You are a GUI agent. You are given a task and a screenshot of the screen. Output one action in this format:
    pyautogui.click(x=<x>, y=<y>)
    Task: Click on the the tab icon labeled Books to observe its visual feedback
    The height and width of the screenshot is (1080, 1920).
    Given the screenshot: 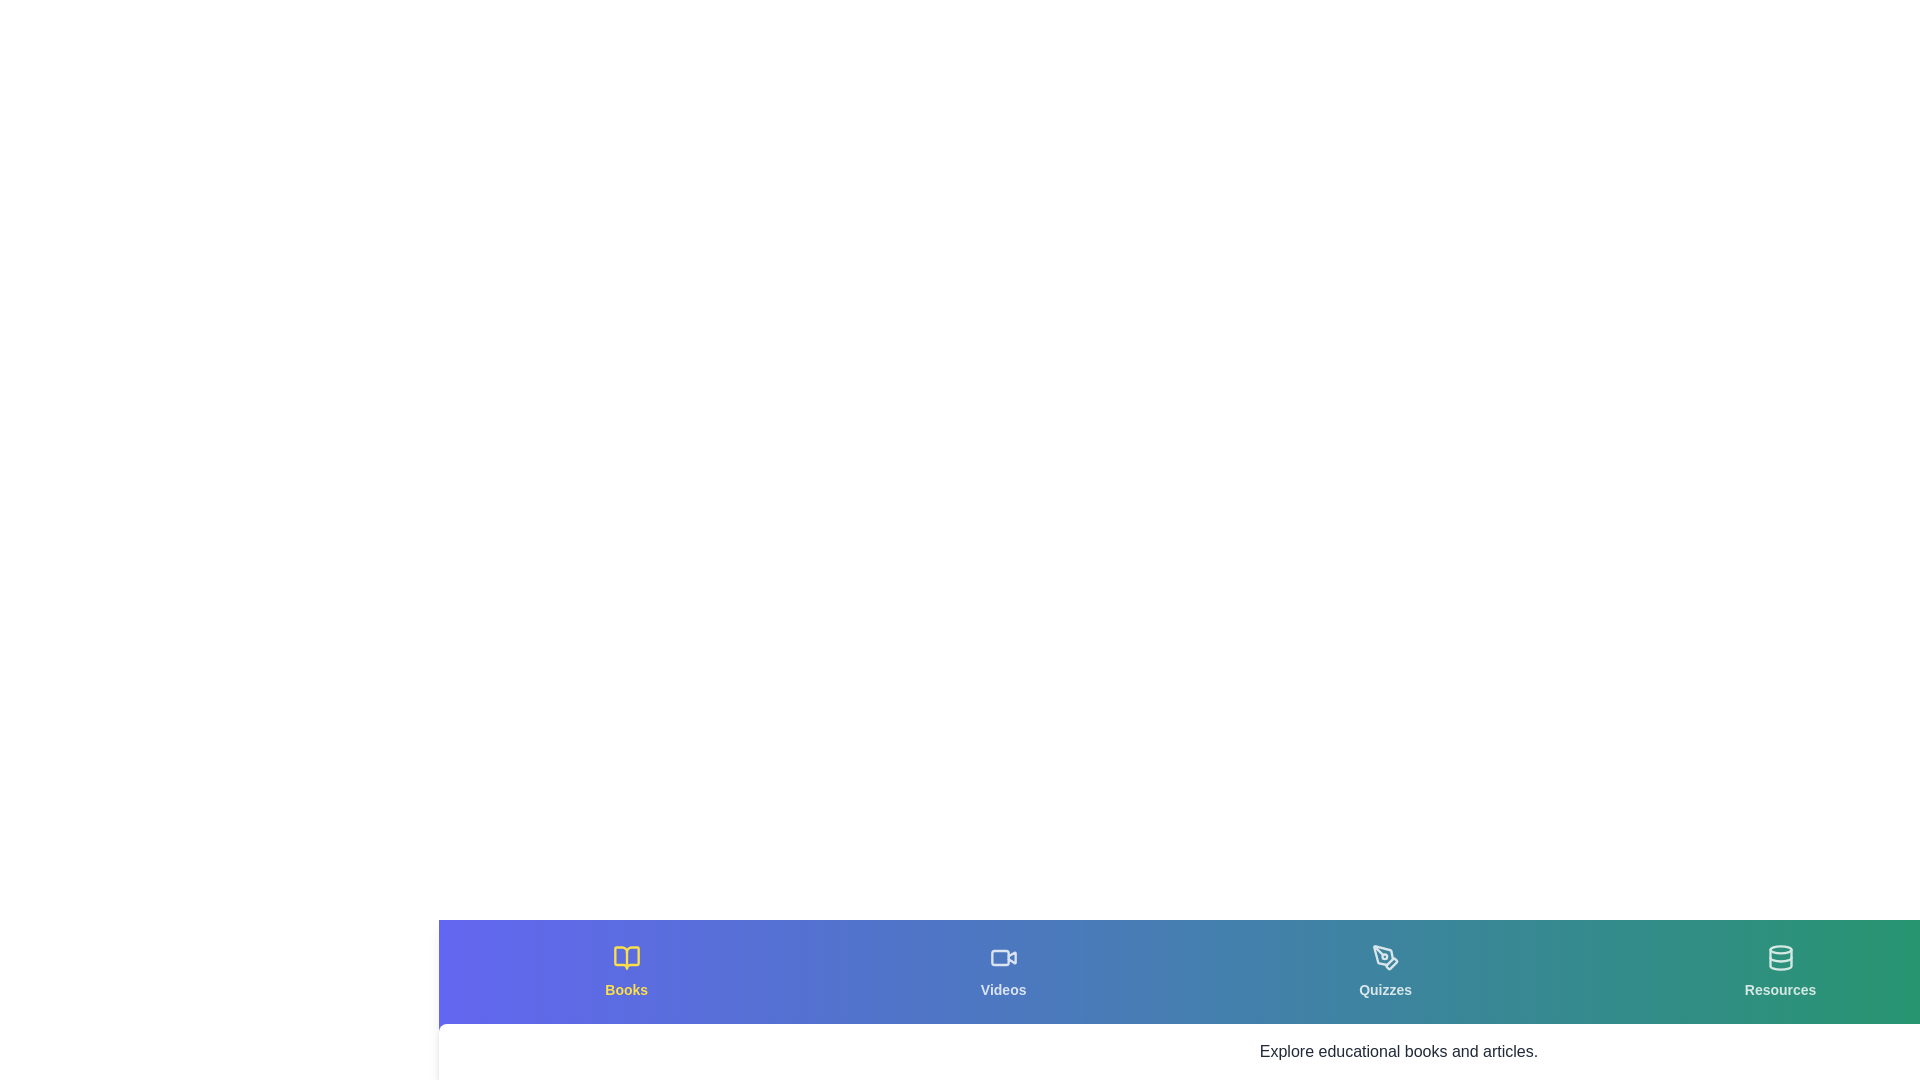 What is the action you would take?
    pyautogui.click(x=625, y=971)
    